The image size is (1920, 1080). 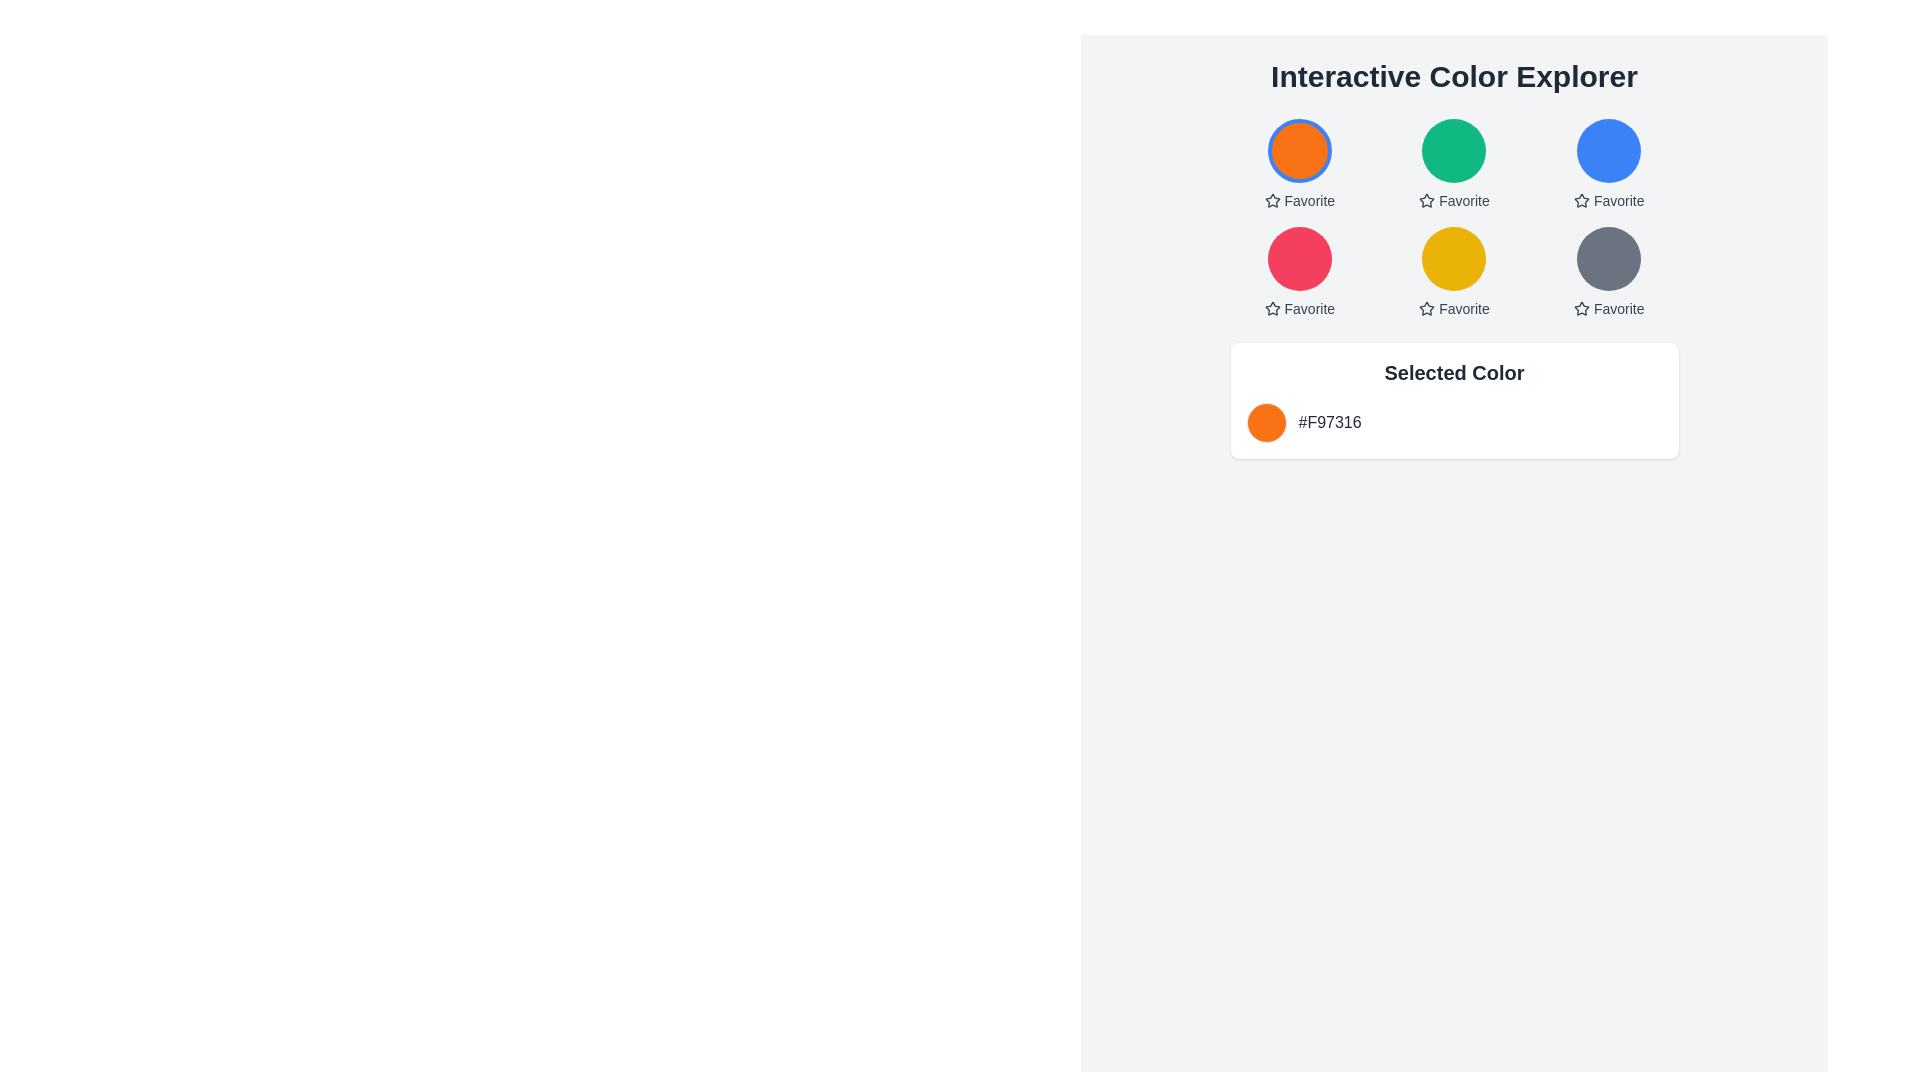 What do you see at coordinates (1309, 200) in the screenshot?
I see `the text label that describes the adjacent star icon used for marking colors as favorites, located beneath the orange circular button` at bounding box center [1309, 200].